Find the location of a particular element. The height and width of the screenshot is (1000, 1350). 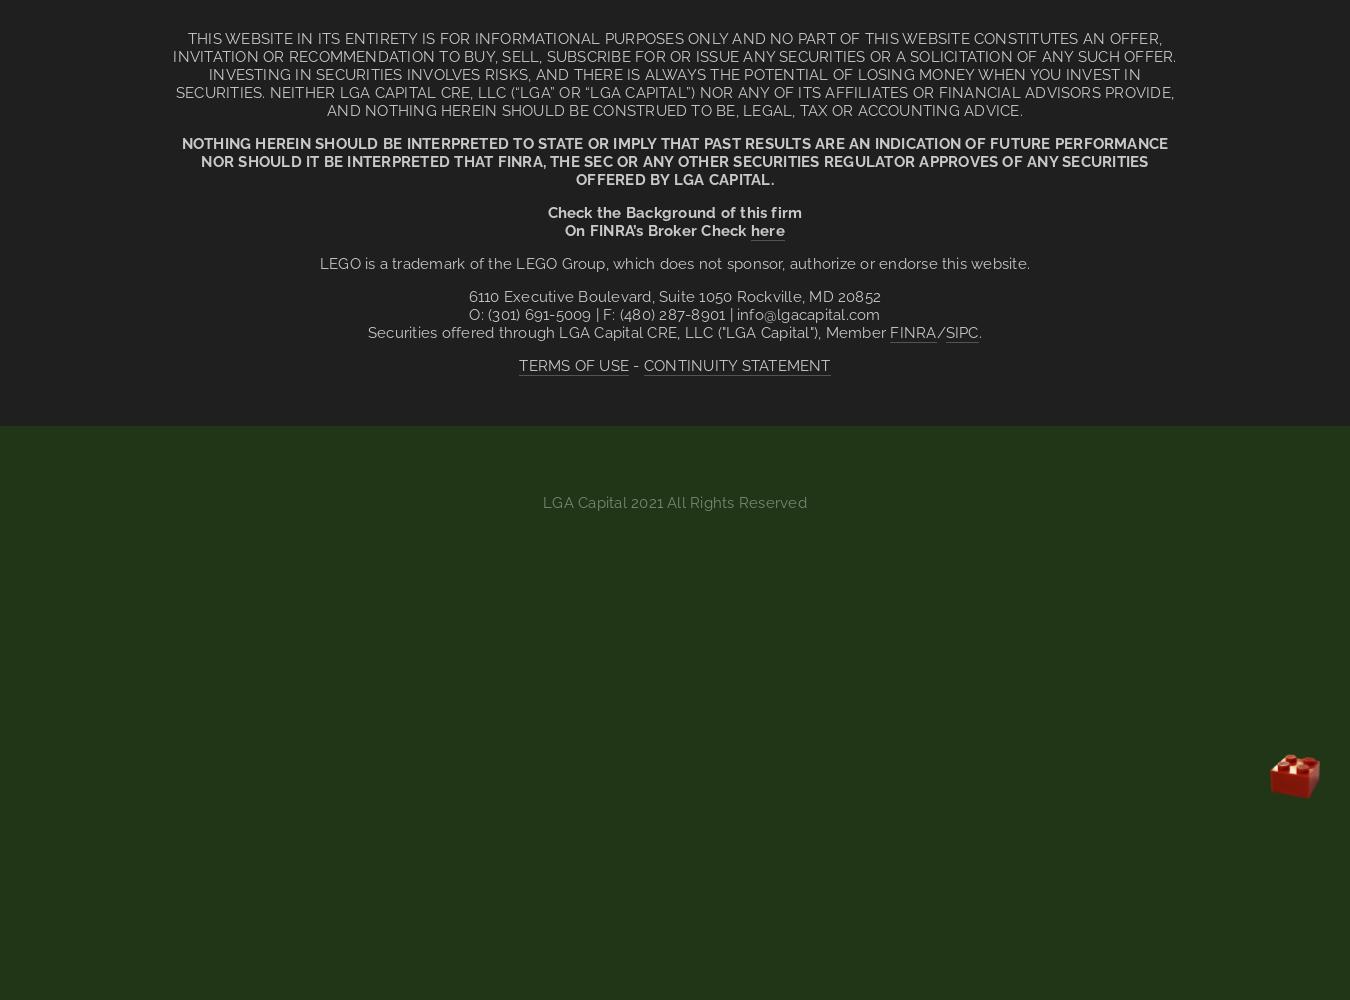

'LEGO is a trademark of the LEGO Group, which does not sponsor, authorize or endorse this website.' is located at coordinates (674, 264).